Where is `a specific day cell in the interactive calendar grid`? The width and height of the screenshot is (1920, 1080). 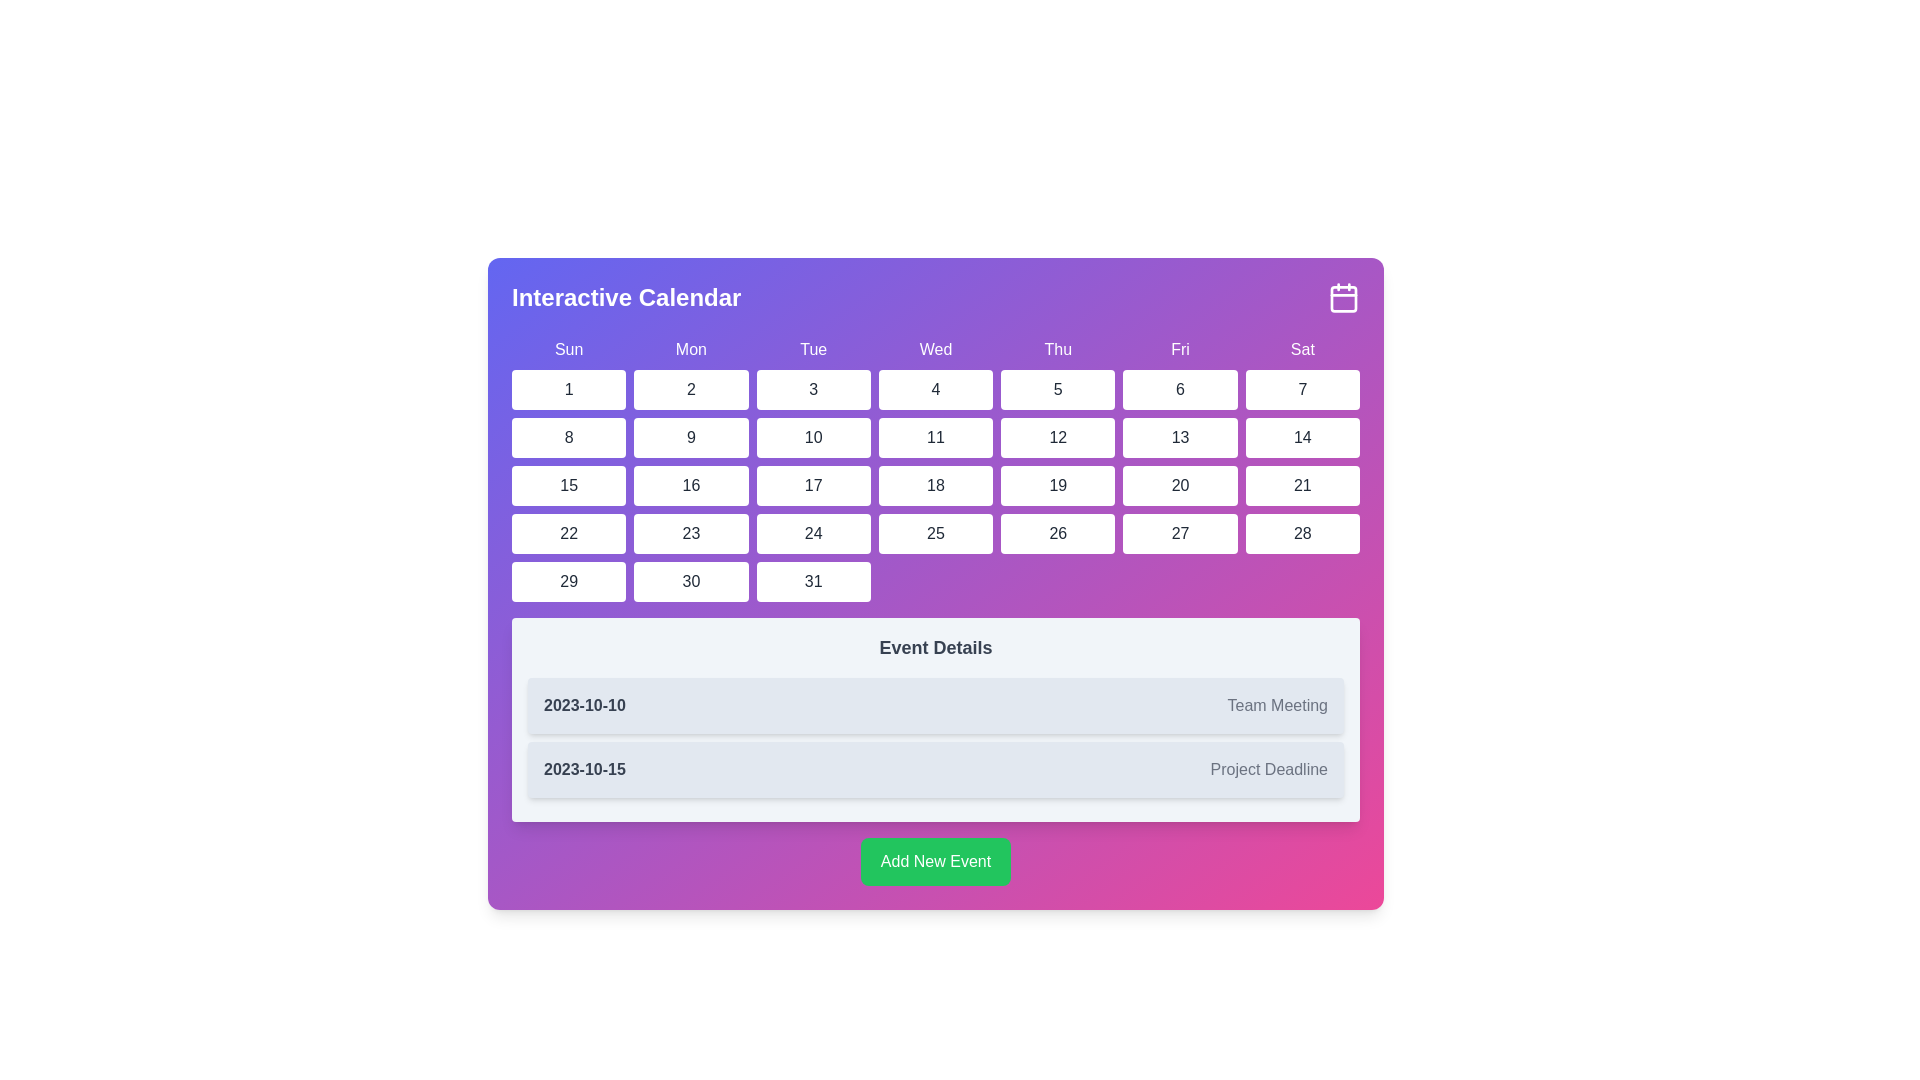 a specific day cell in the interactive calendar grid is located at coordinates (935, 470).